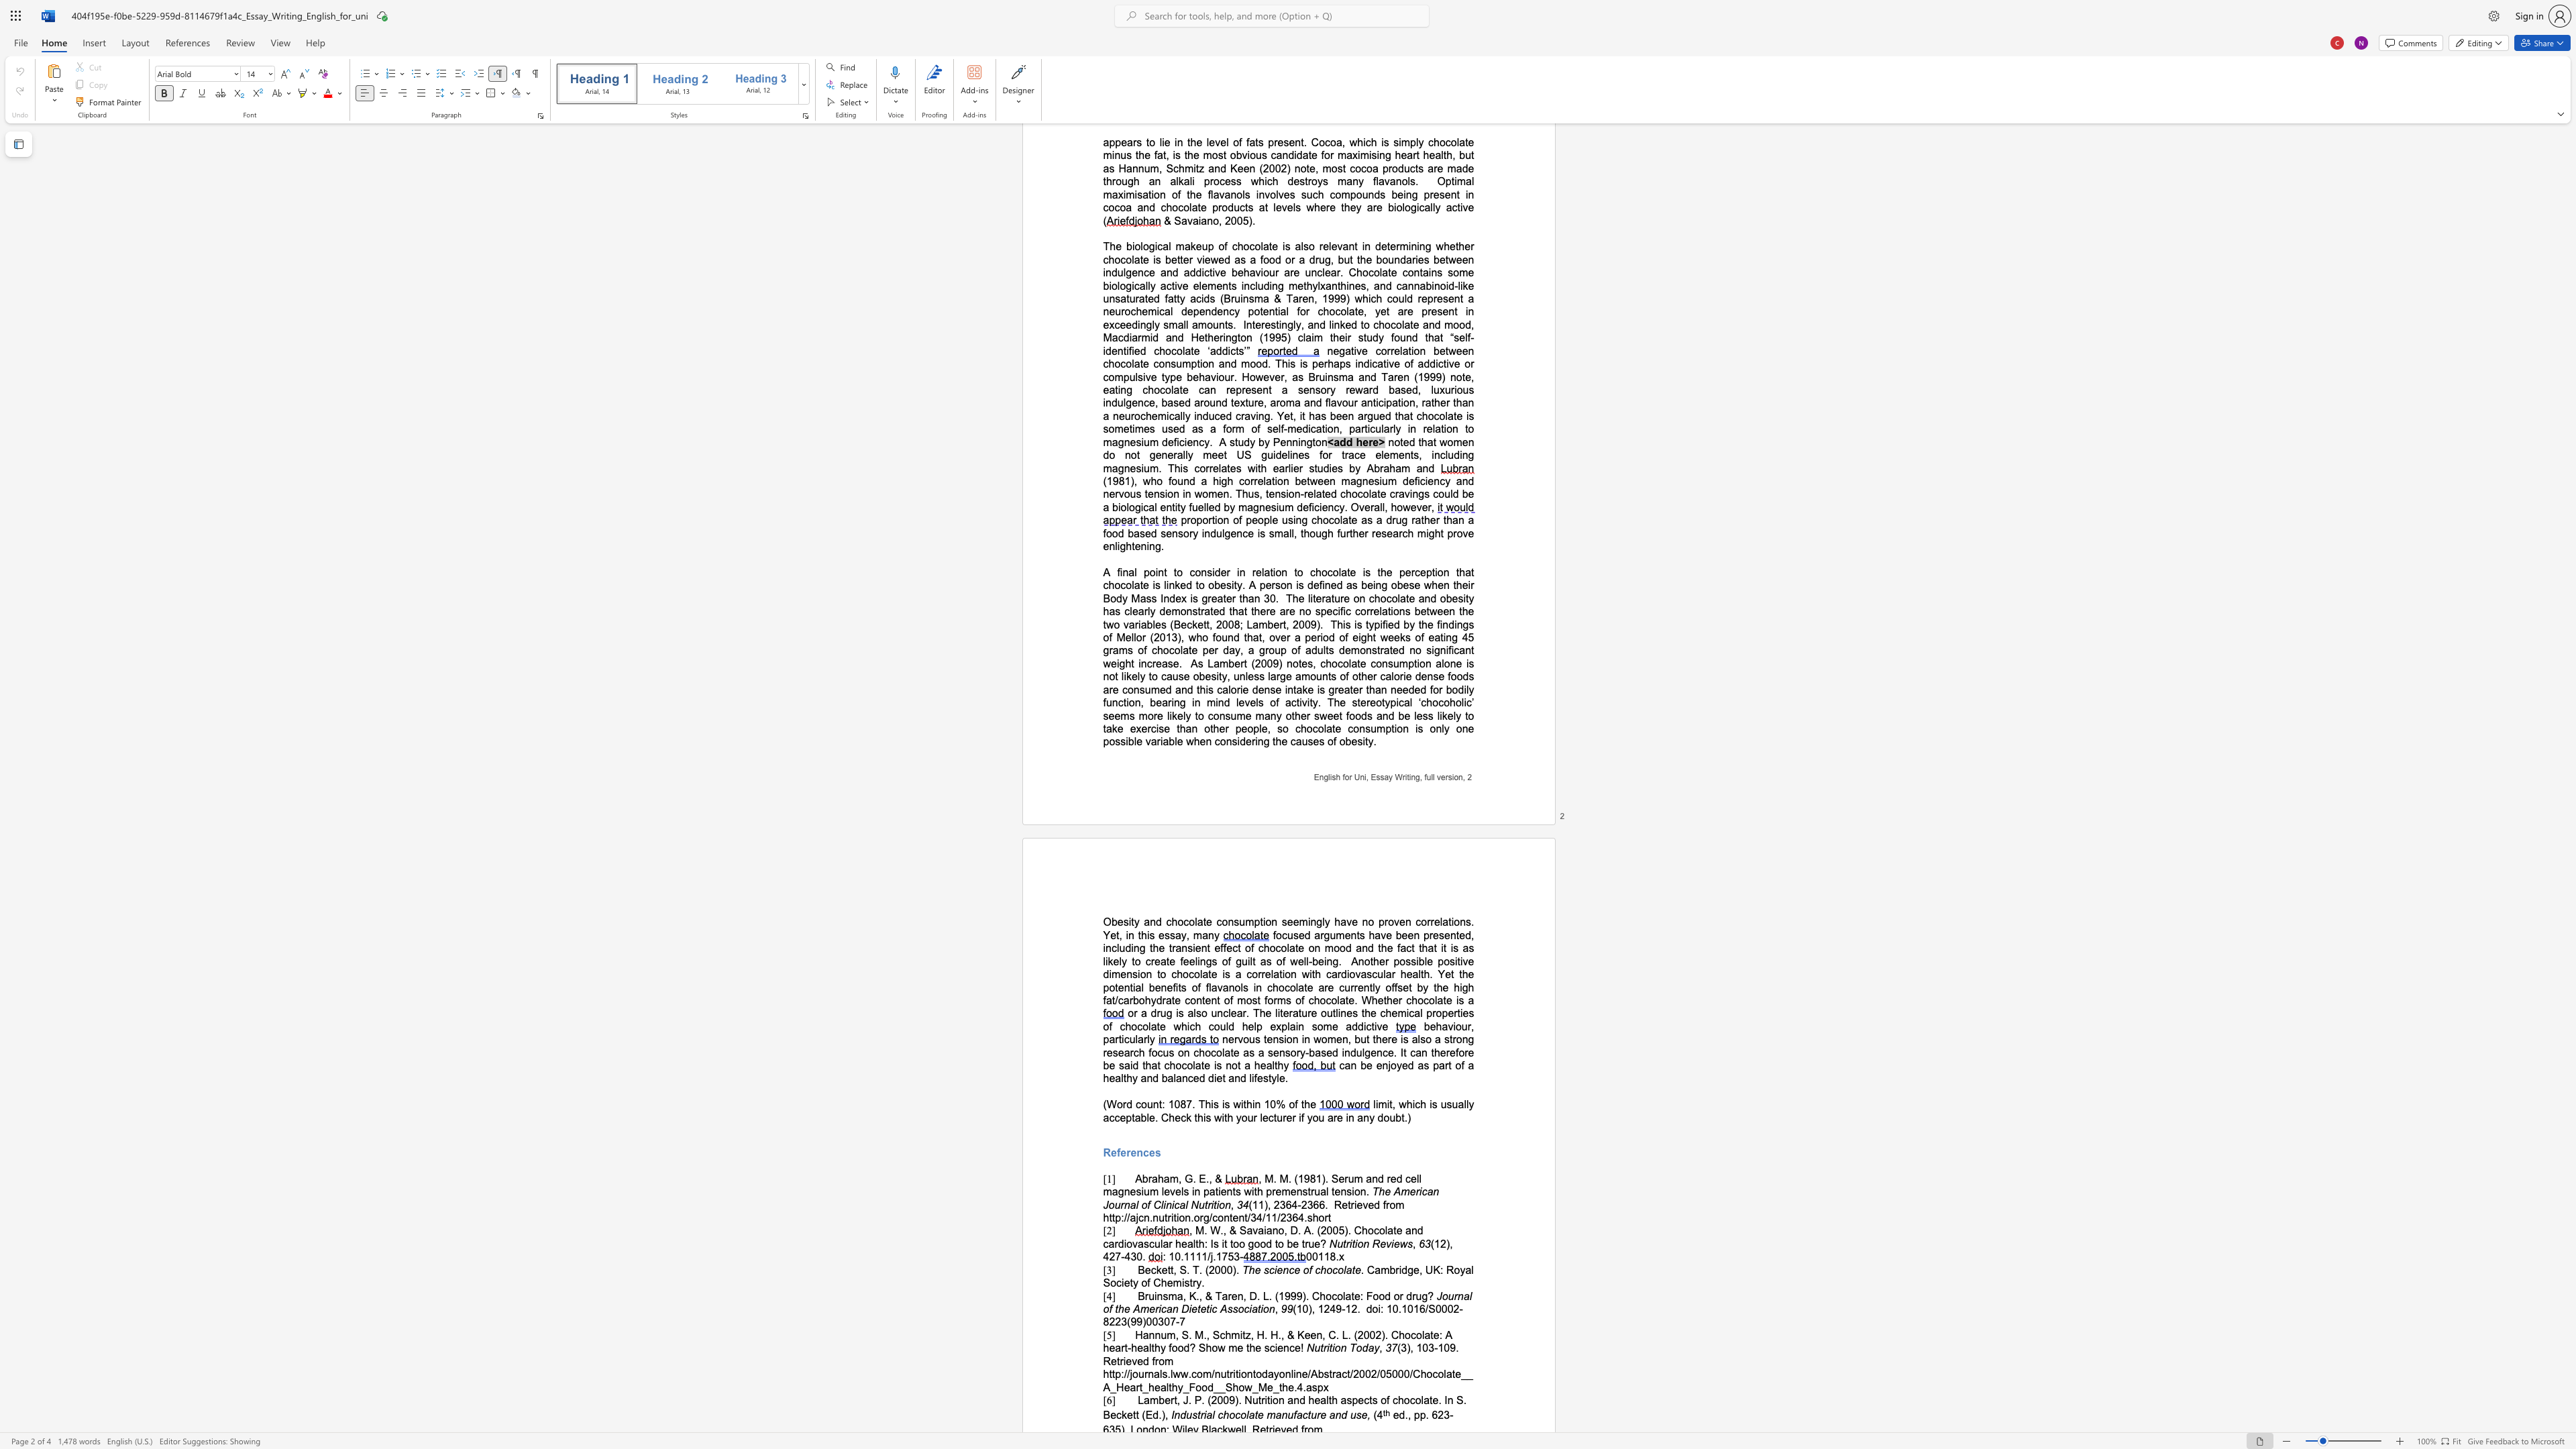 The image size is (2576, 1449). I want to click on the subset text "you are in any doubt." within the text "limit, which is usually acceptable. Check this with your lecturer if you are in any doubt.)", so click(1307, 1117).